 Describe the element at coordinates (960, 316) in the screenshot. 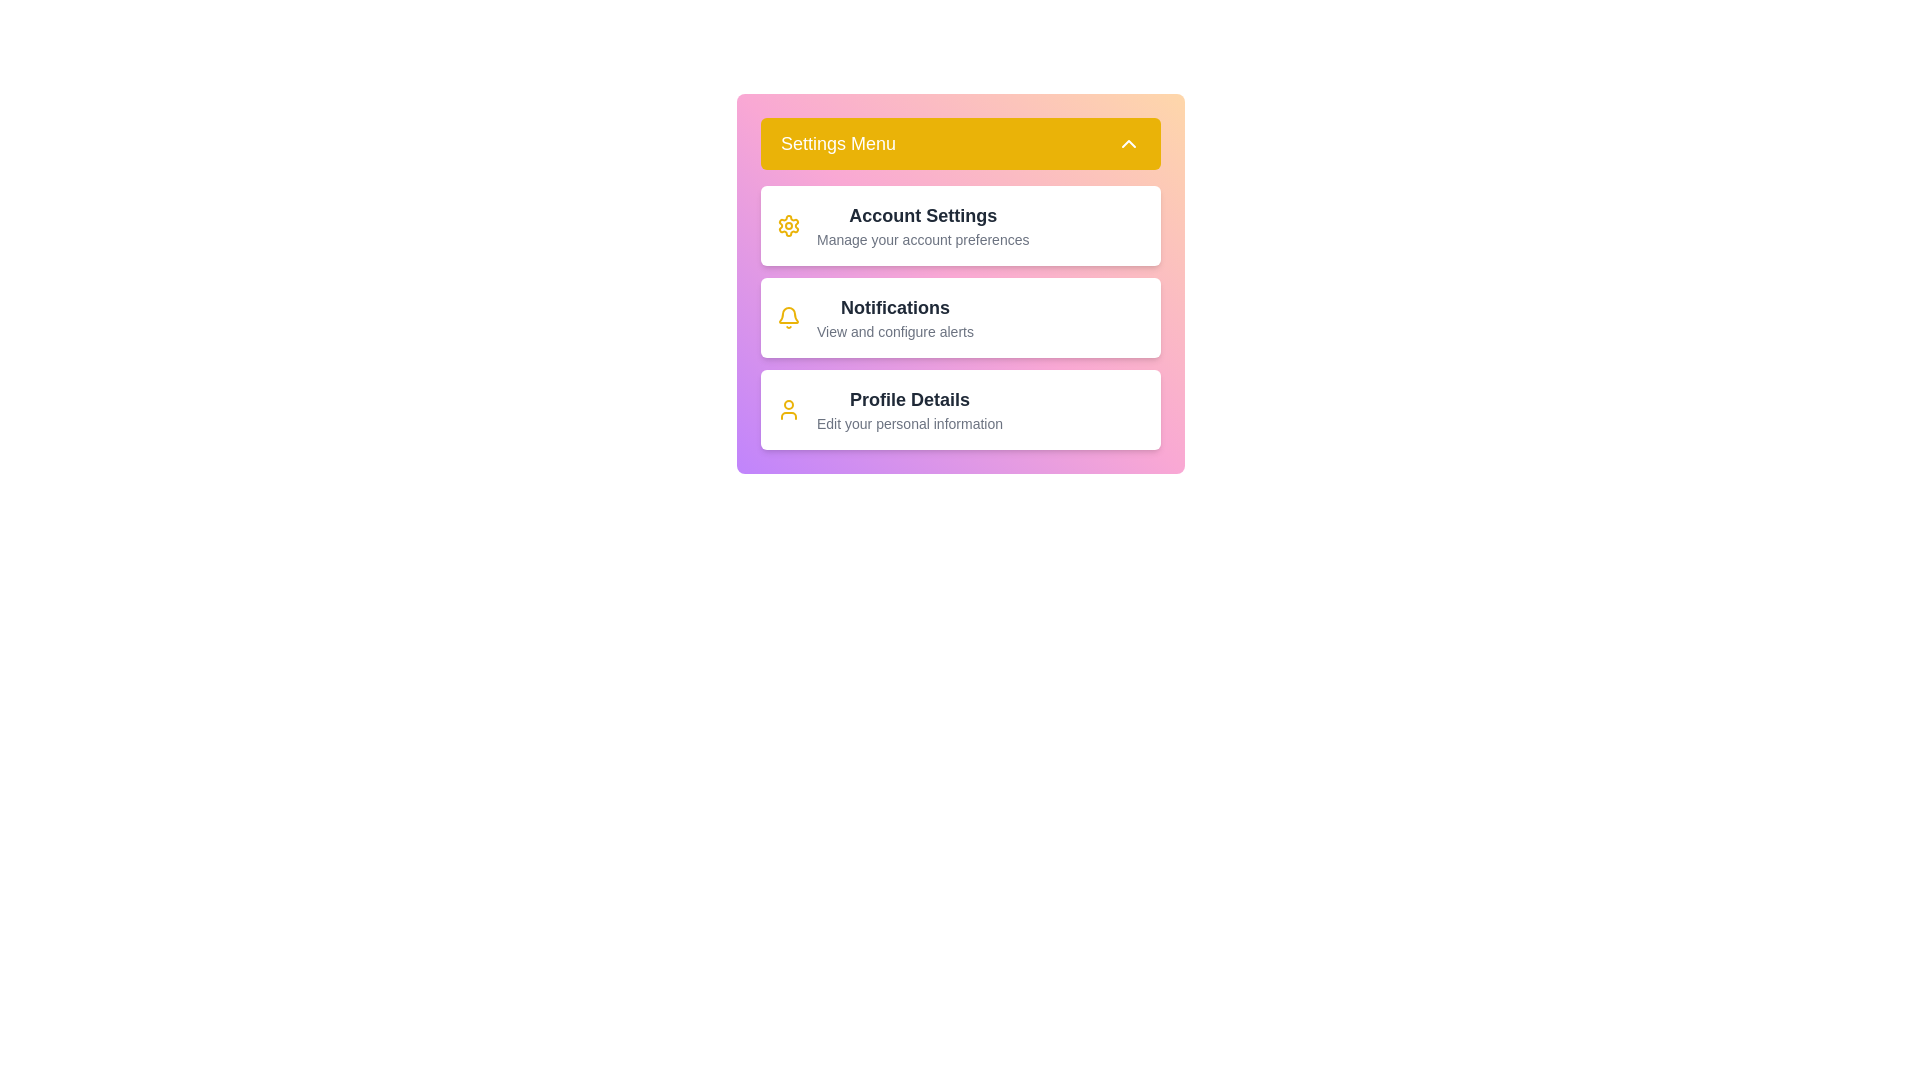

I see `the 'Notifications' option in the menu` at that location.